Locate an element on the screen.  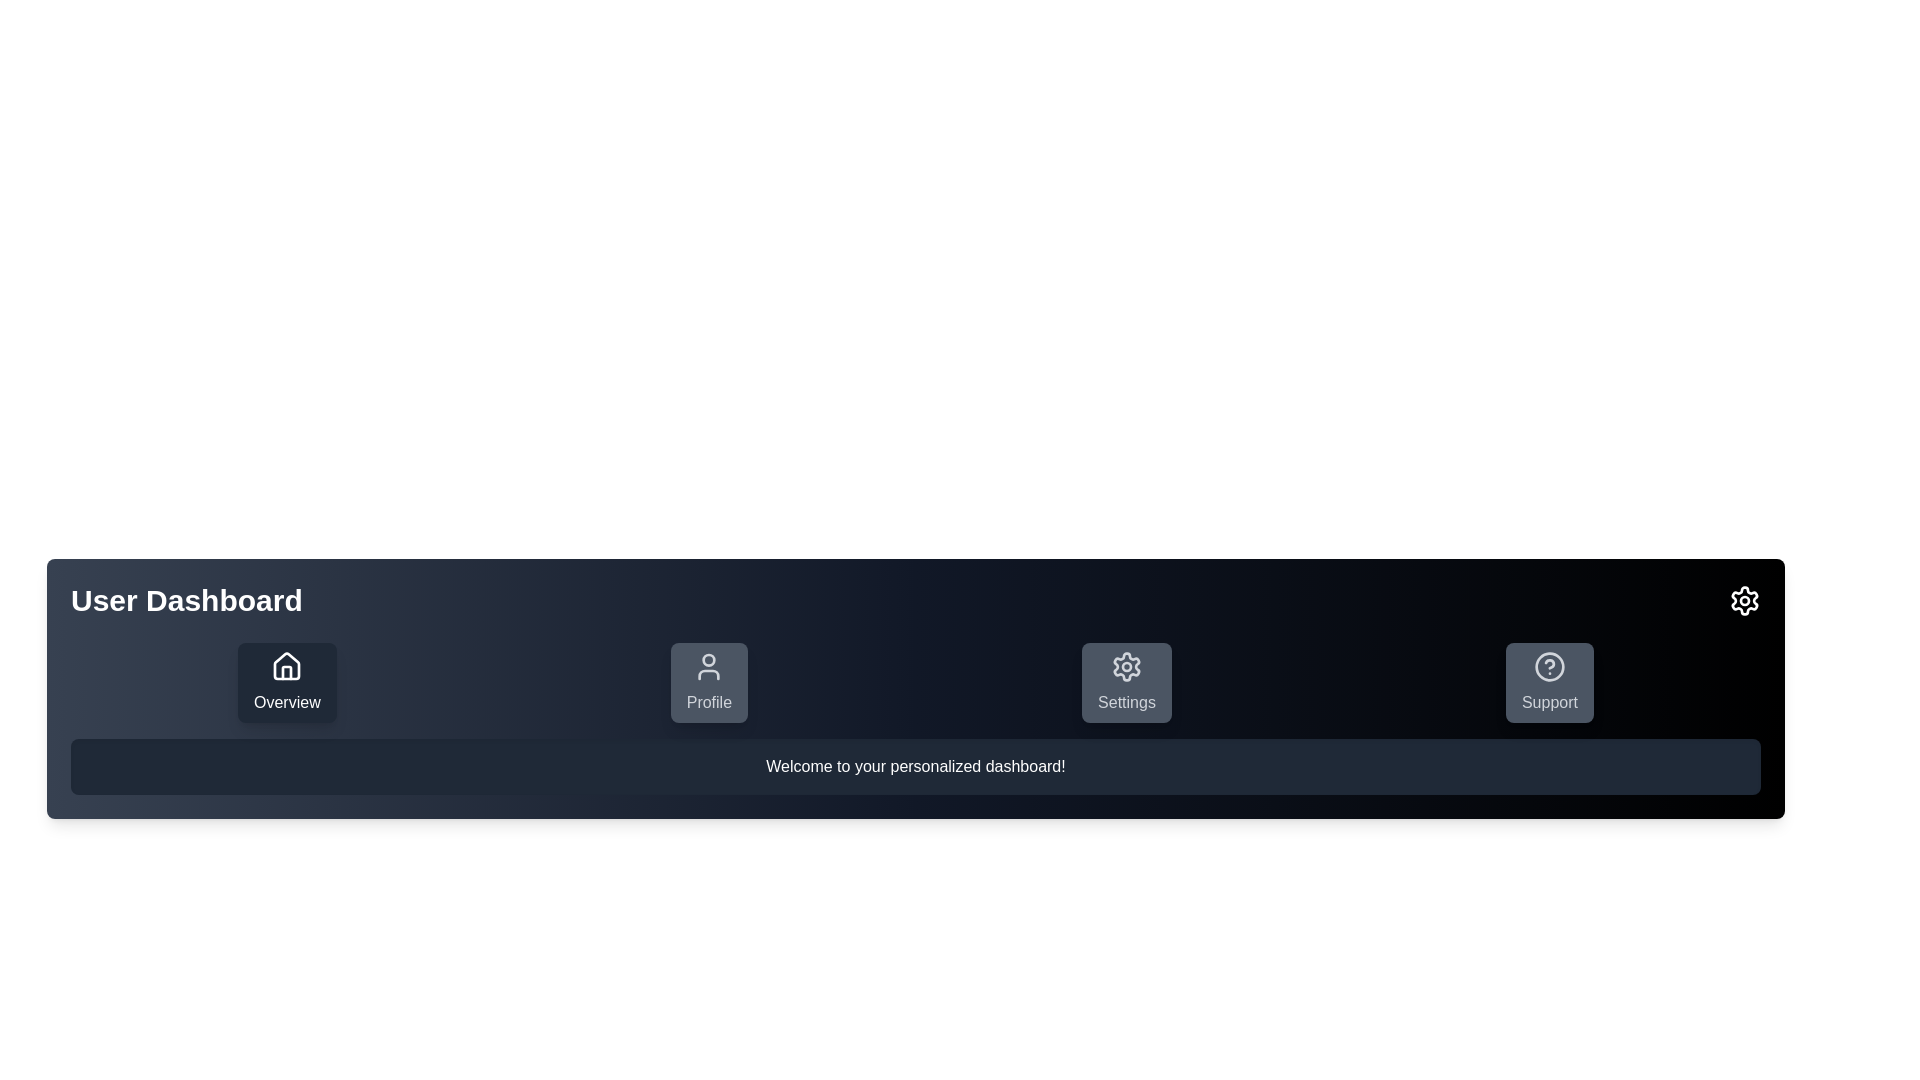
the gear-shaped settings icon located at the top-right corner of the user dashboard header is located at coordinates (1744, 600).